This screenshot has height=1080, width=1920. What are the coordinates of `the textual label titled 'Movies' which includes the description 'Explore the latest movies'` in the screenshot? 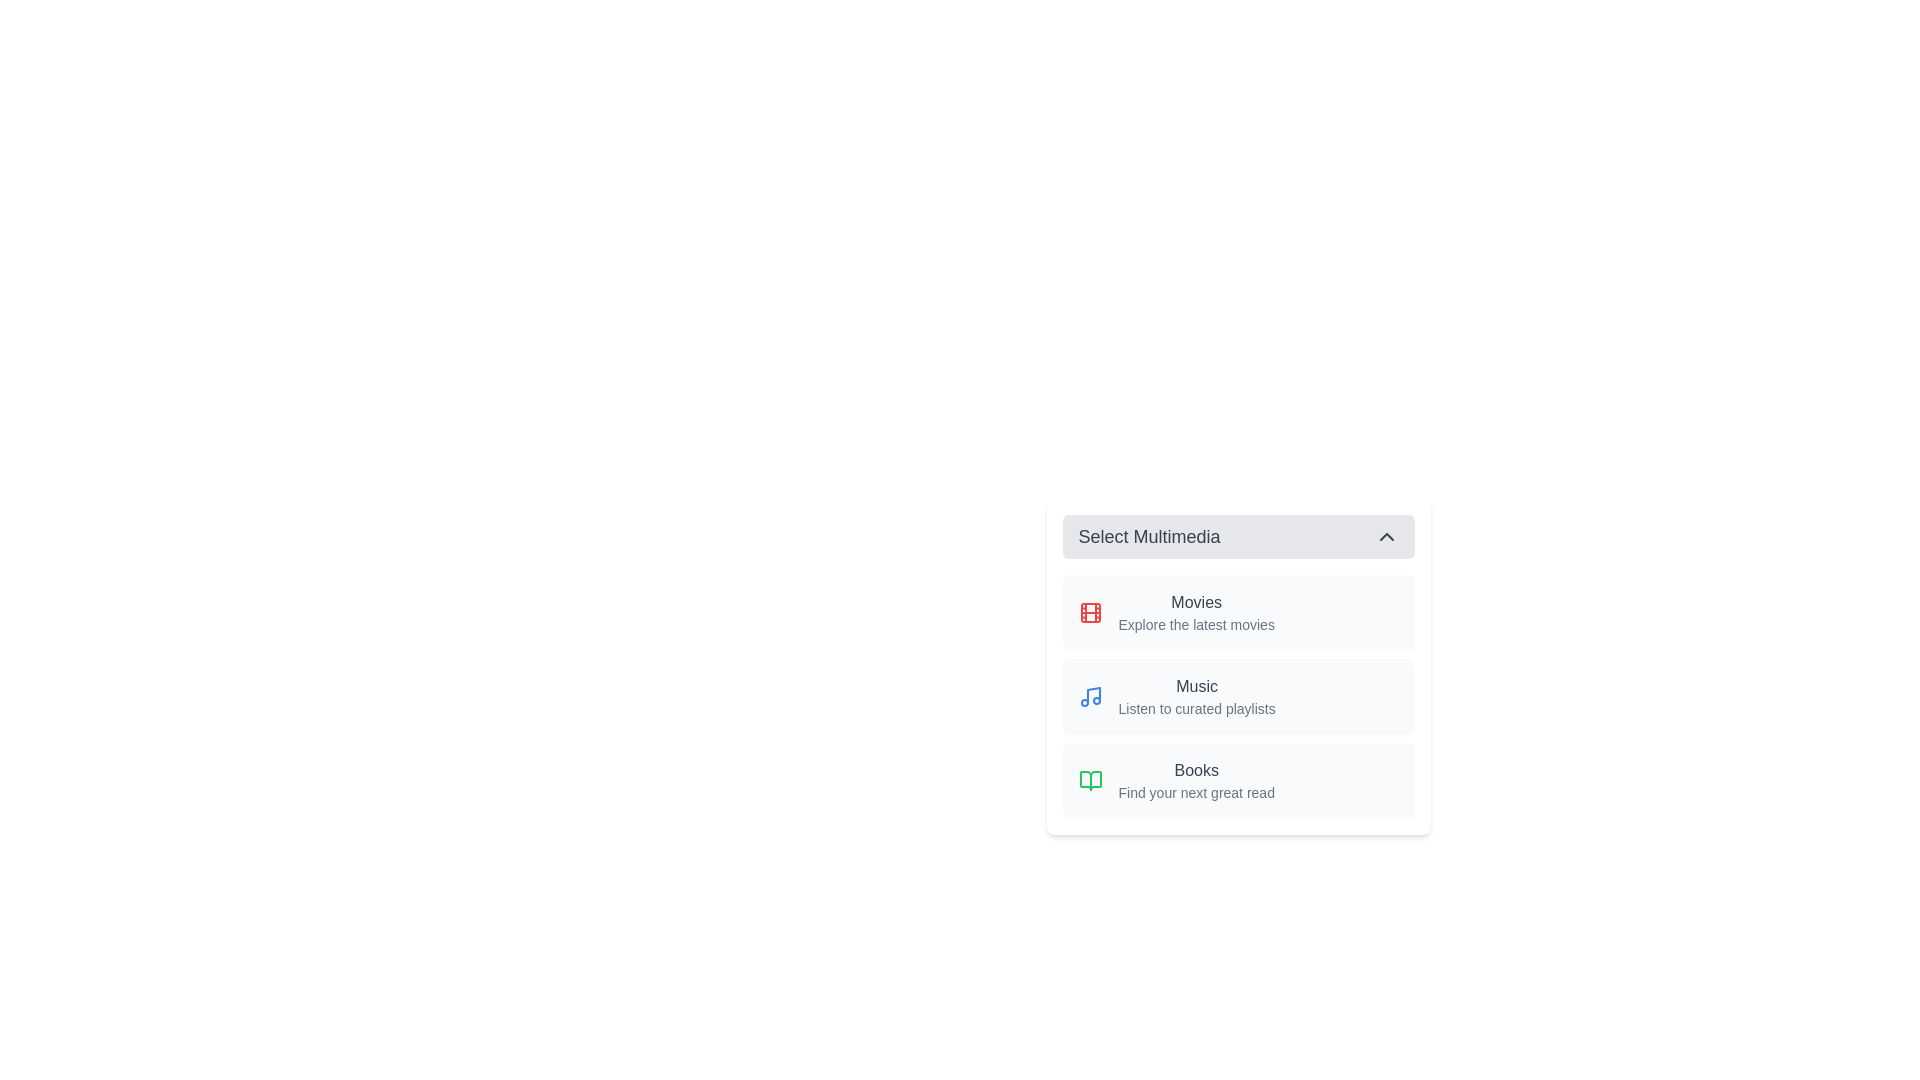 It's located at (1196, 612).